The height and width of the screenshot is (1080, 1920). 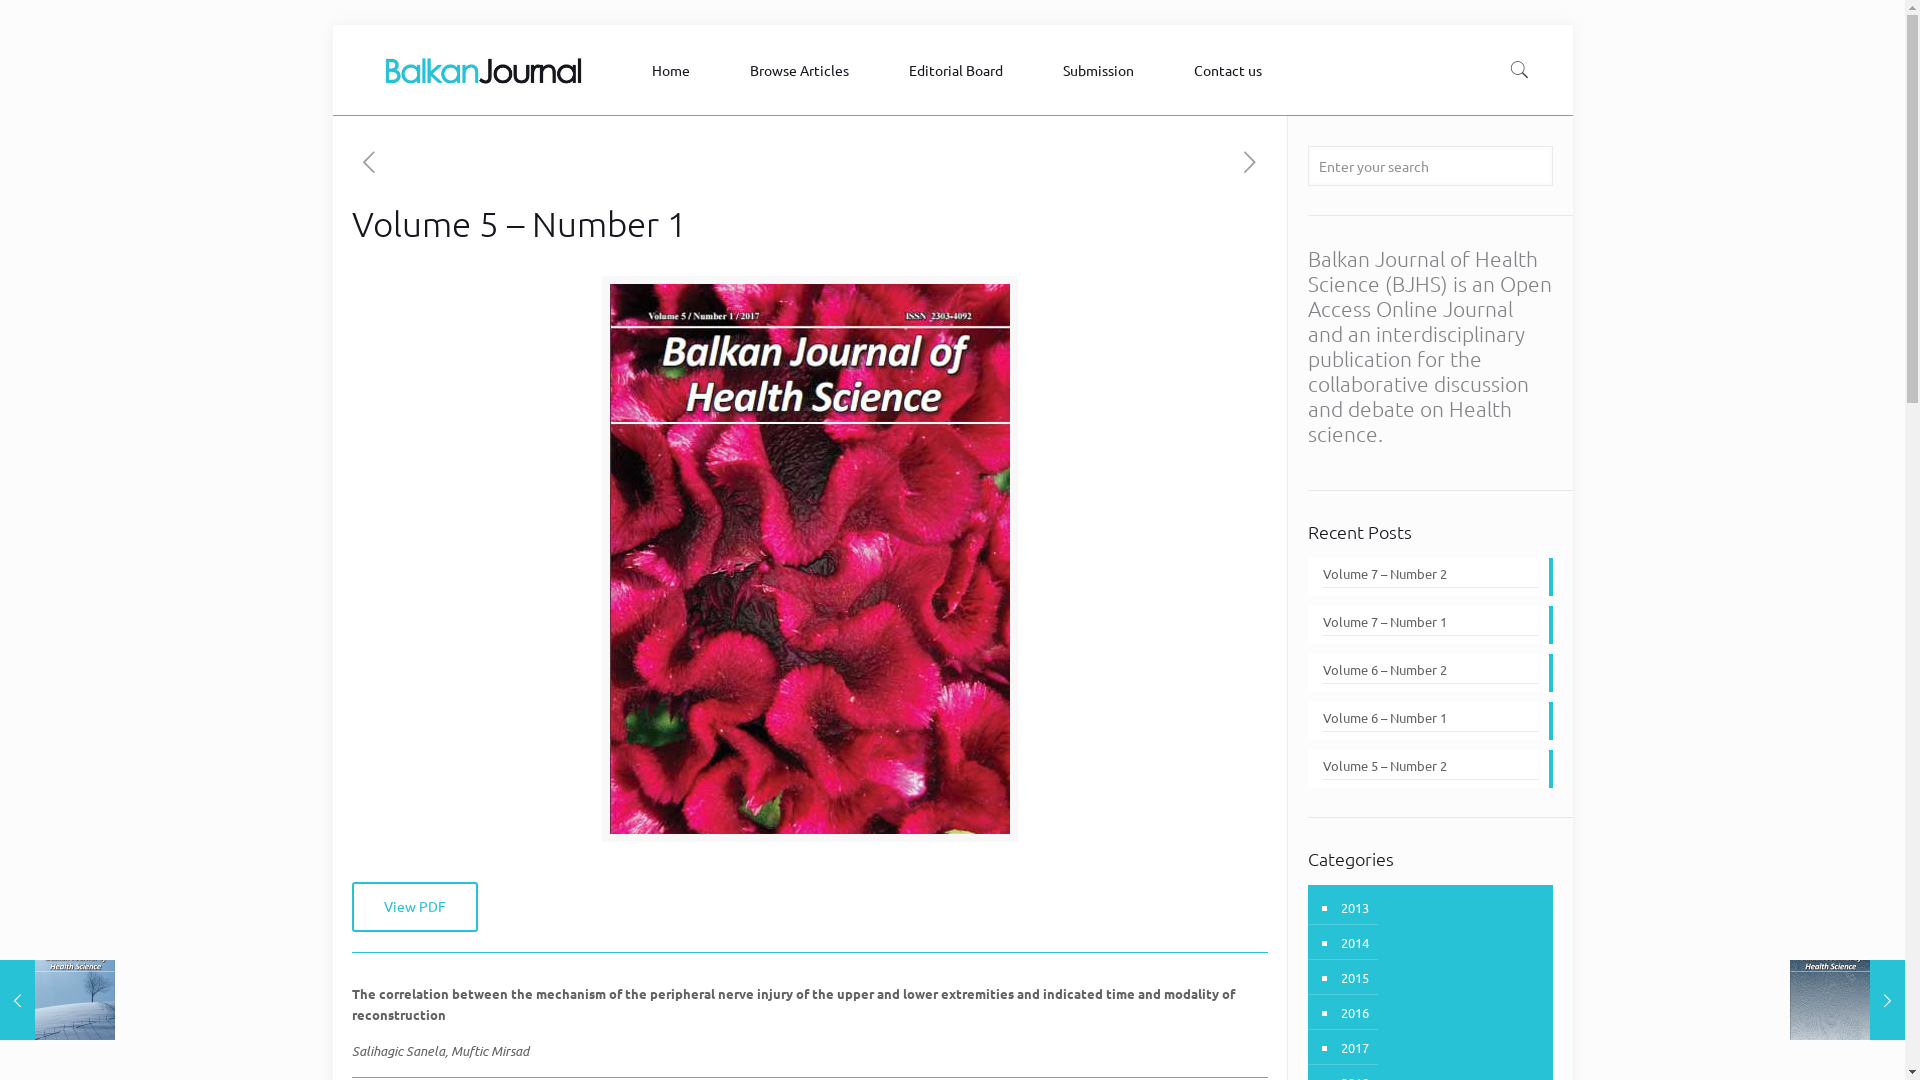 I want to click on 'Home', so click(x=676, y=68).